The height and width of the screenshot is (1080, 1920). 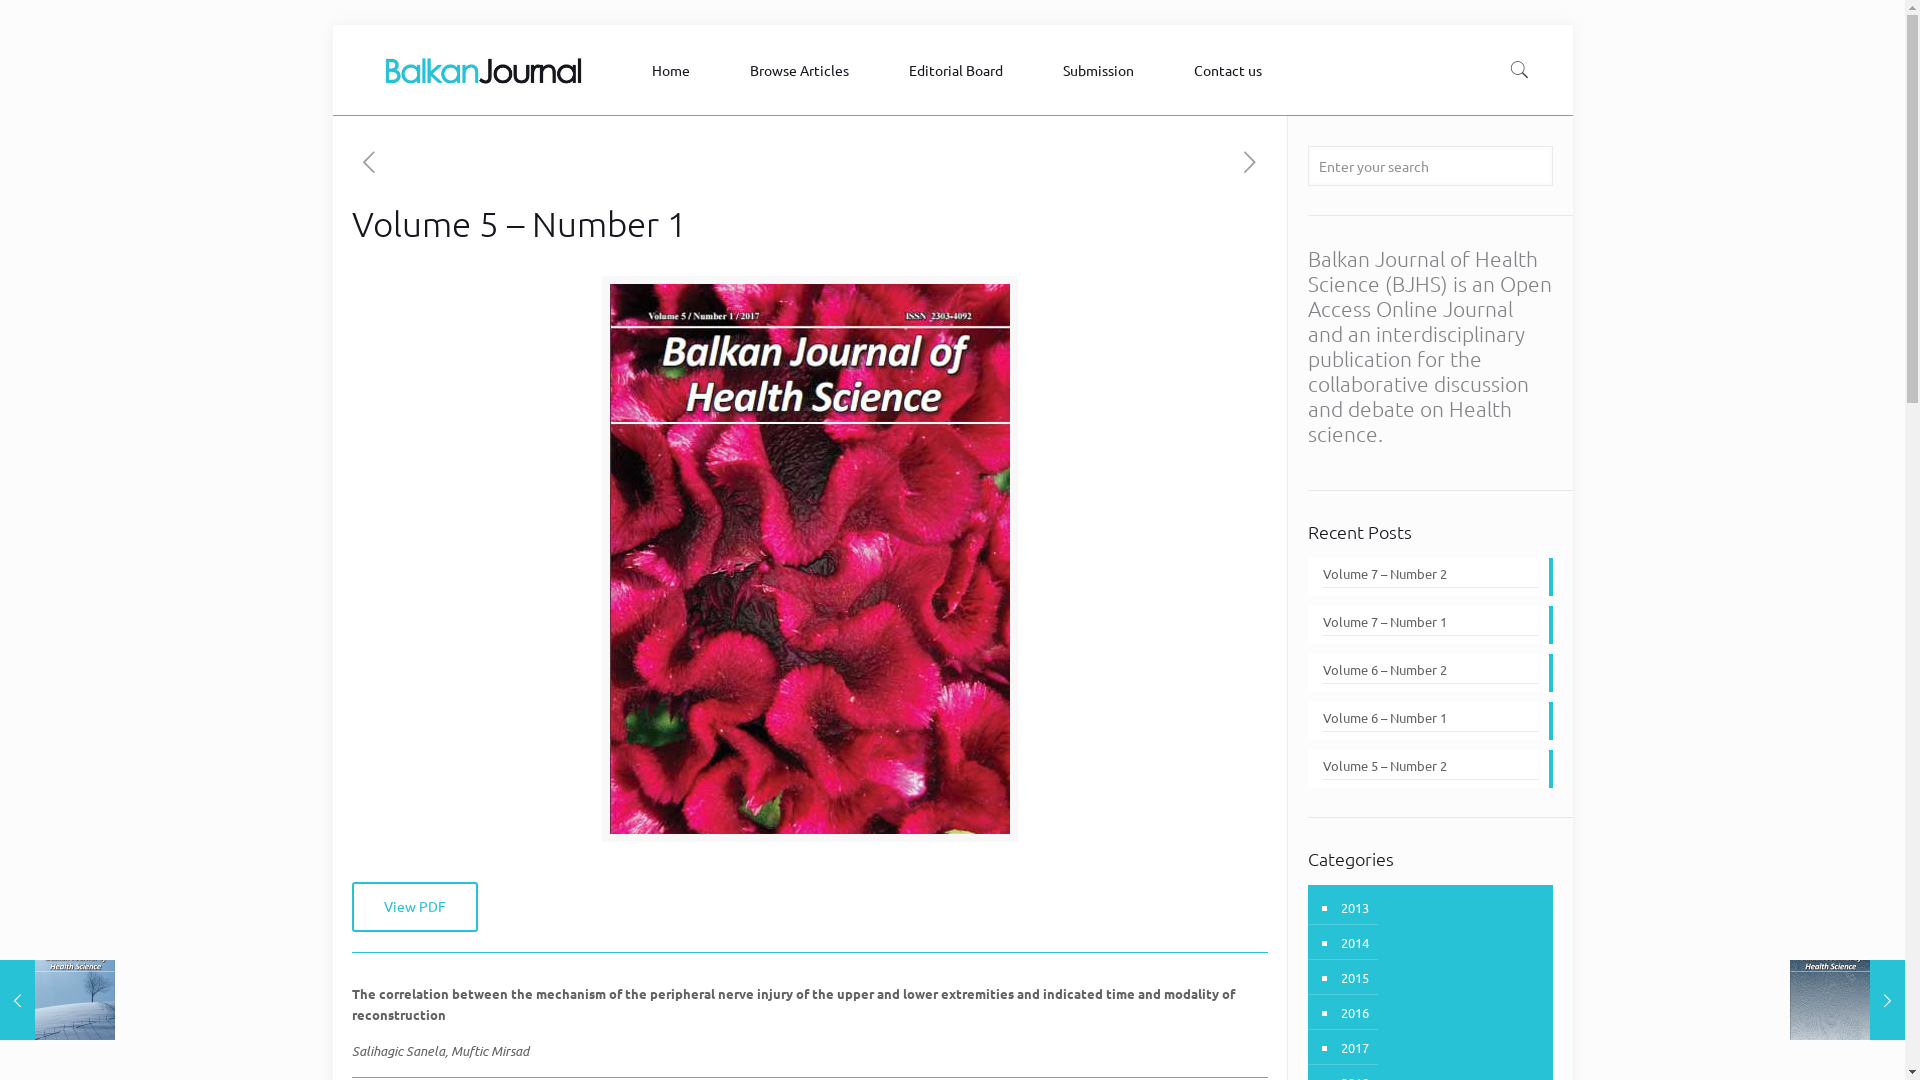 I want to click on 'Home', so click(x=676, y=68).